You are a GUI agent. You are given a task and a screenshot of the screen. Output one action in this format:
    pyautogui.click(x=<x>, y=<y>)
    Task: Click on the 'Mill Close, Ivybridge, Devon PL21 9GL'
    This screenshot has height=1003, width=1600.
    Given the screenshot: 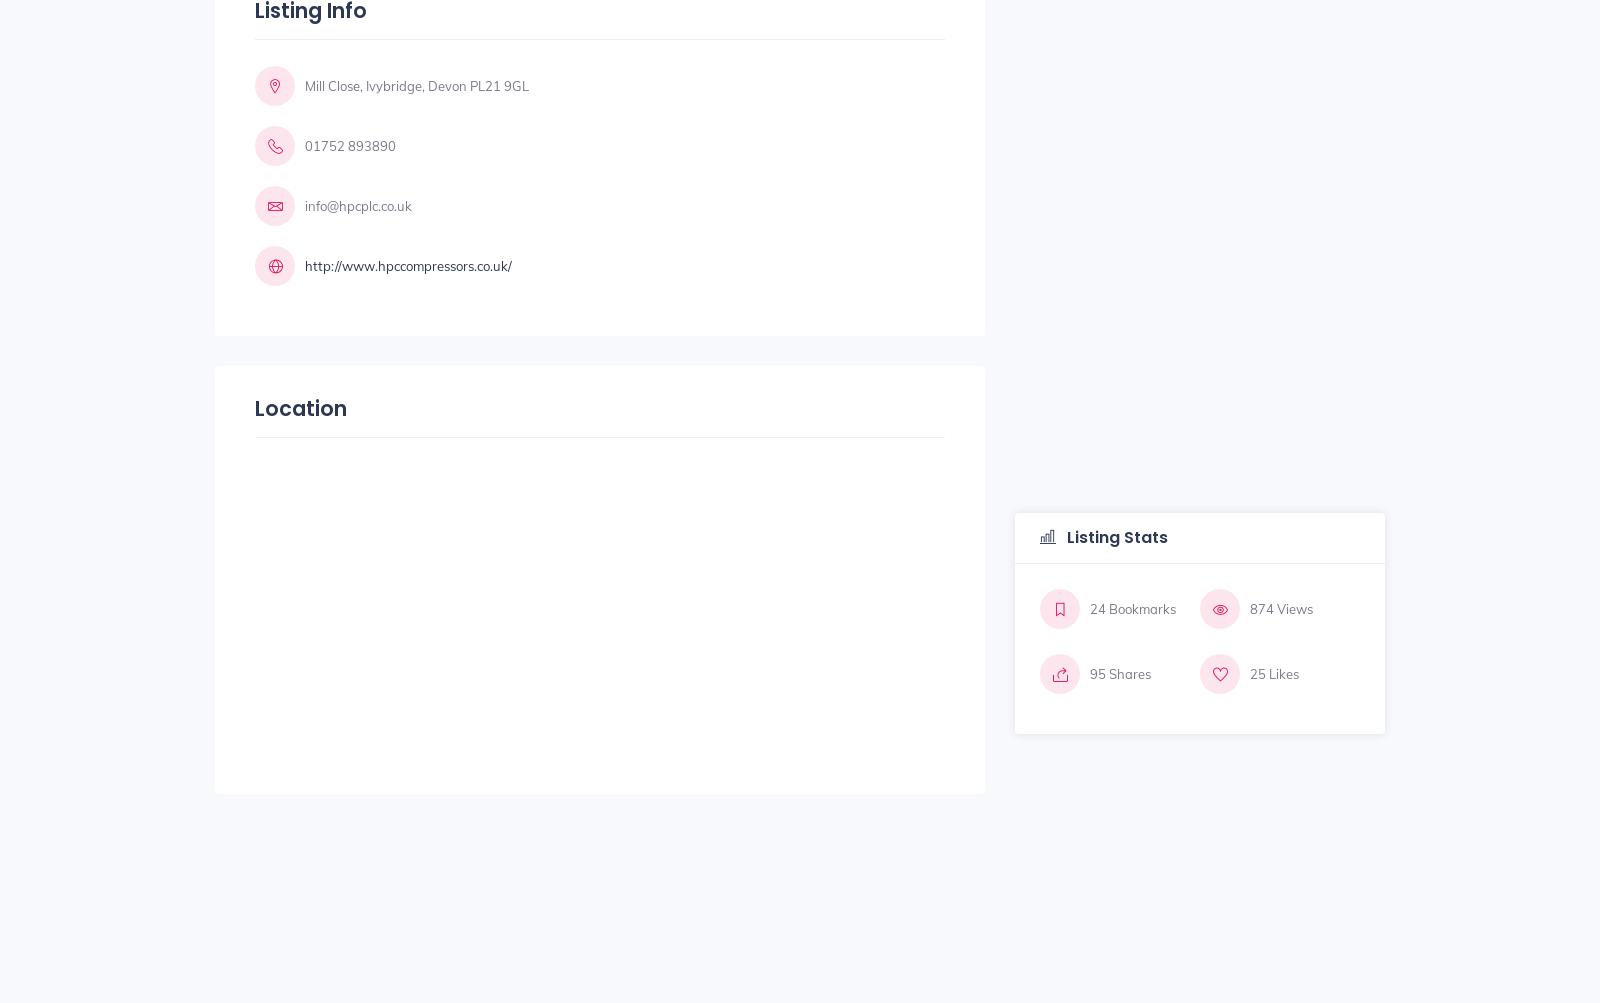 What is the action you would take?
    pyautogui.click(x=415, y=84)
    